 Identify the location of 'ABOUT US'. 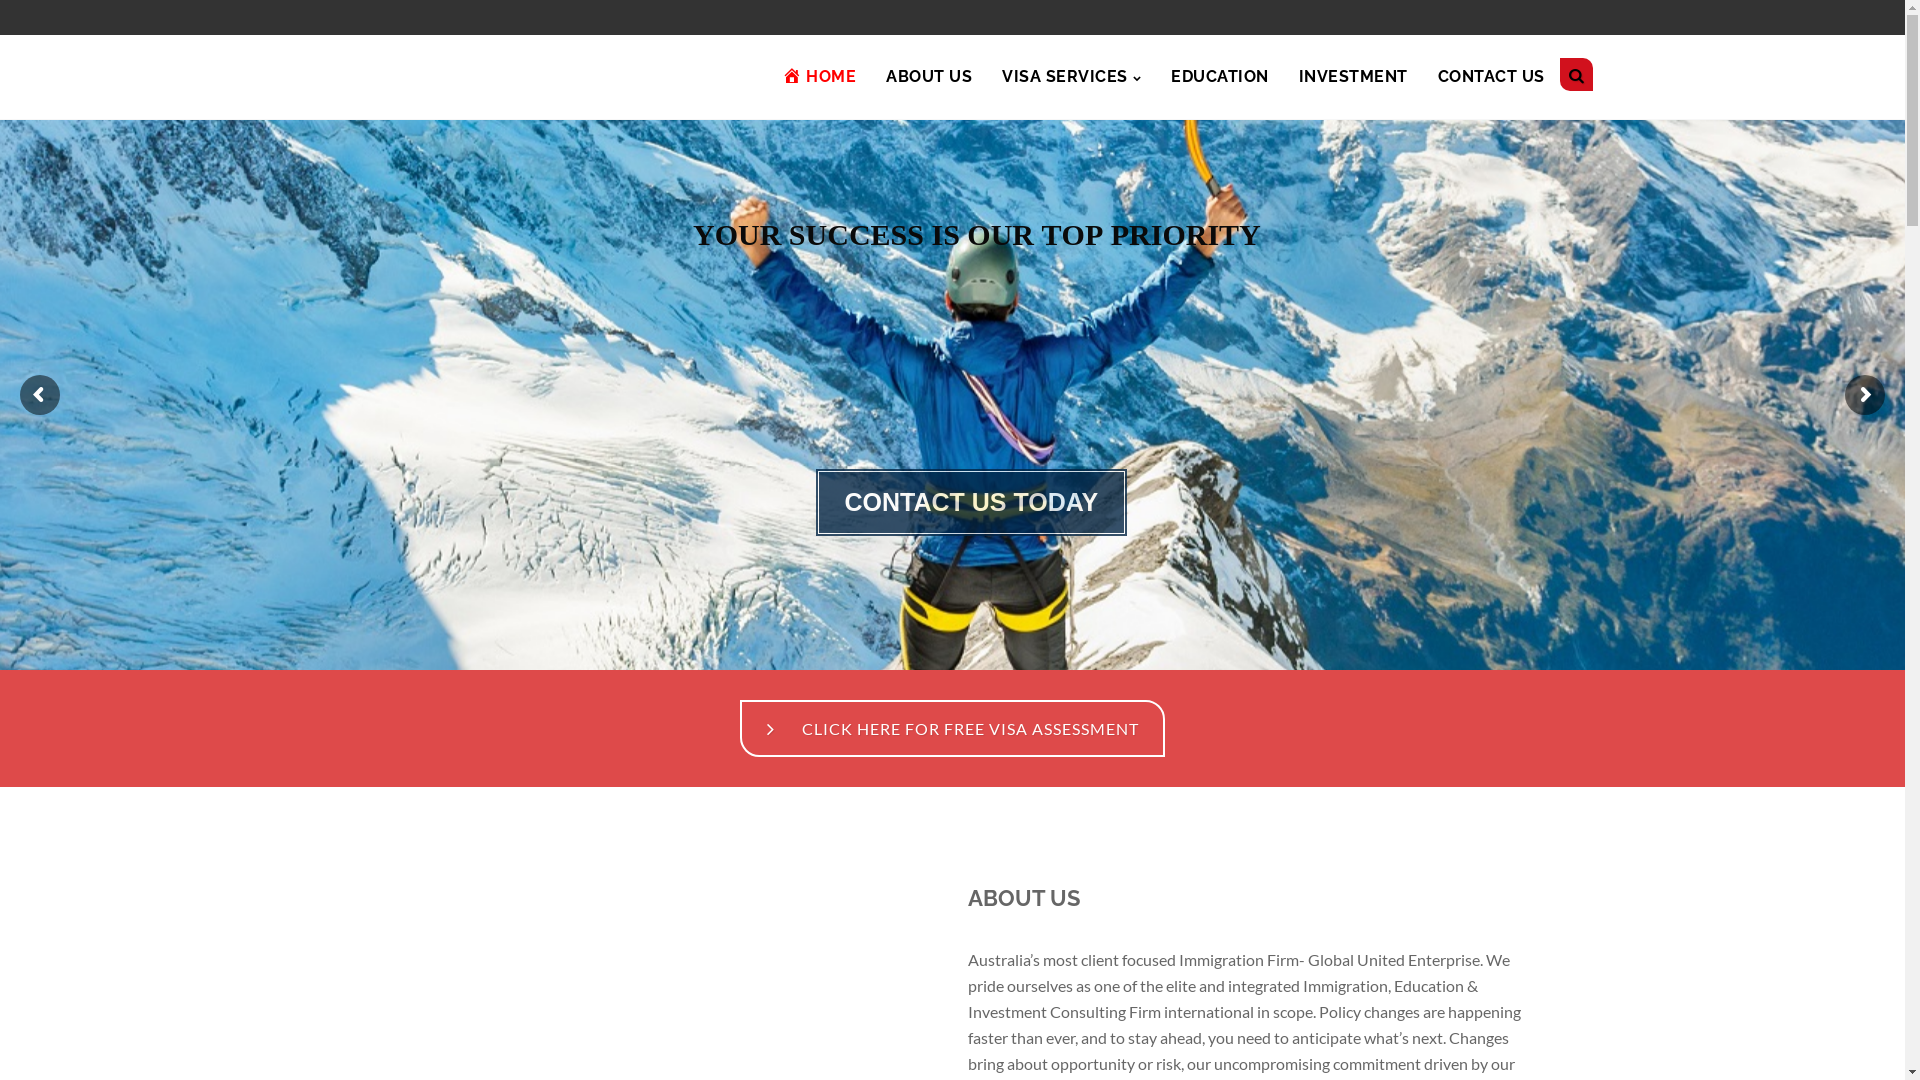
(928, 76).